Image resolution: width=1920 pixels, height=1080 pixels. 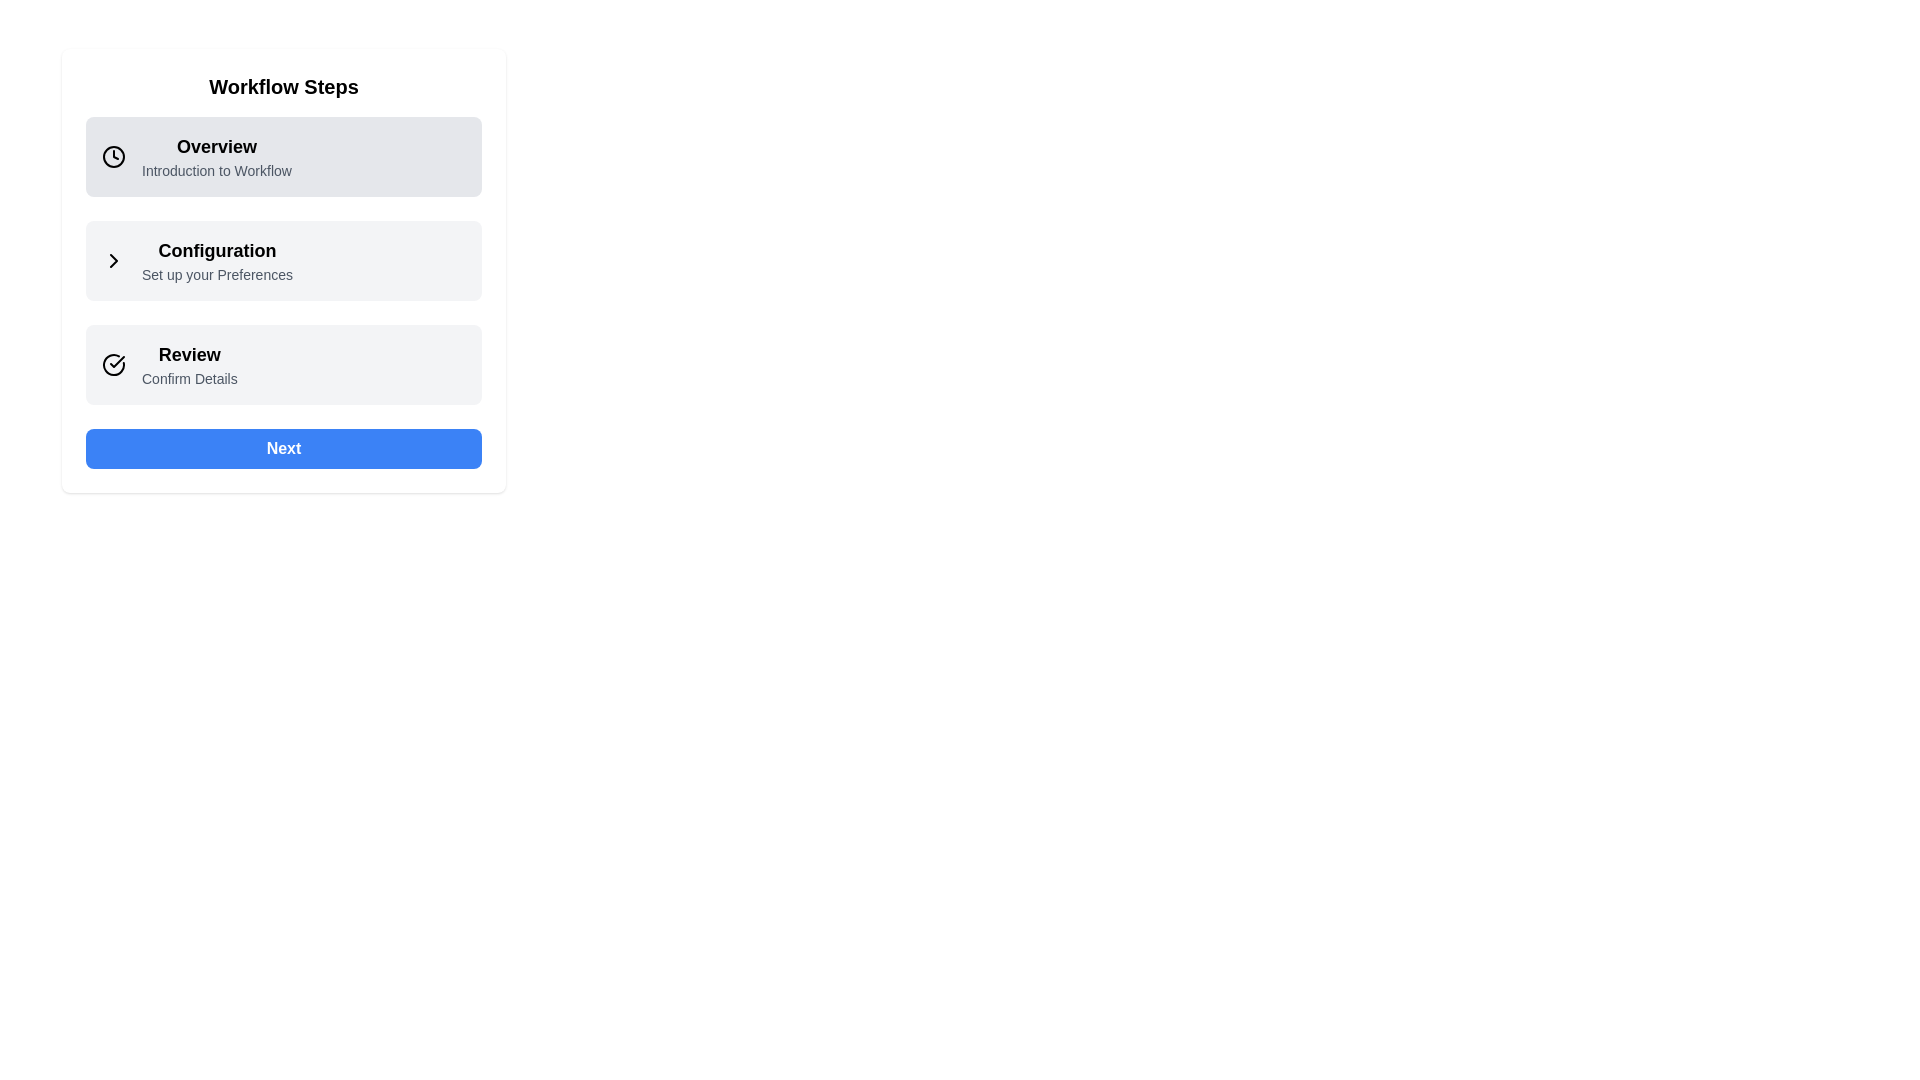 I want to click on the circular clock icon located at the top-left corner of the 'Overview' list item, which is adjacent to the 'Overview' text label, so click(x=113, y=156).